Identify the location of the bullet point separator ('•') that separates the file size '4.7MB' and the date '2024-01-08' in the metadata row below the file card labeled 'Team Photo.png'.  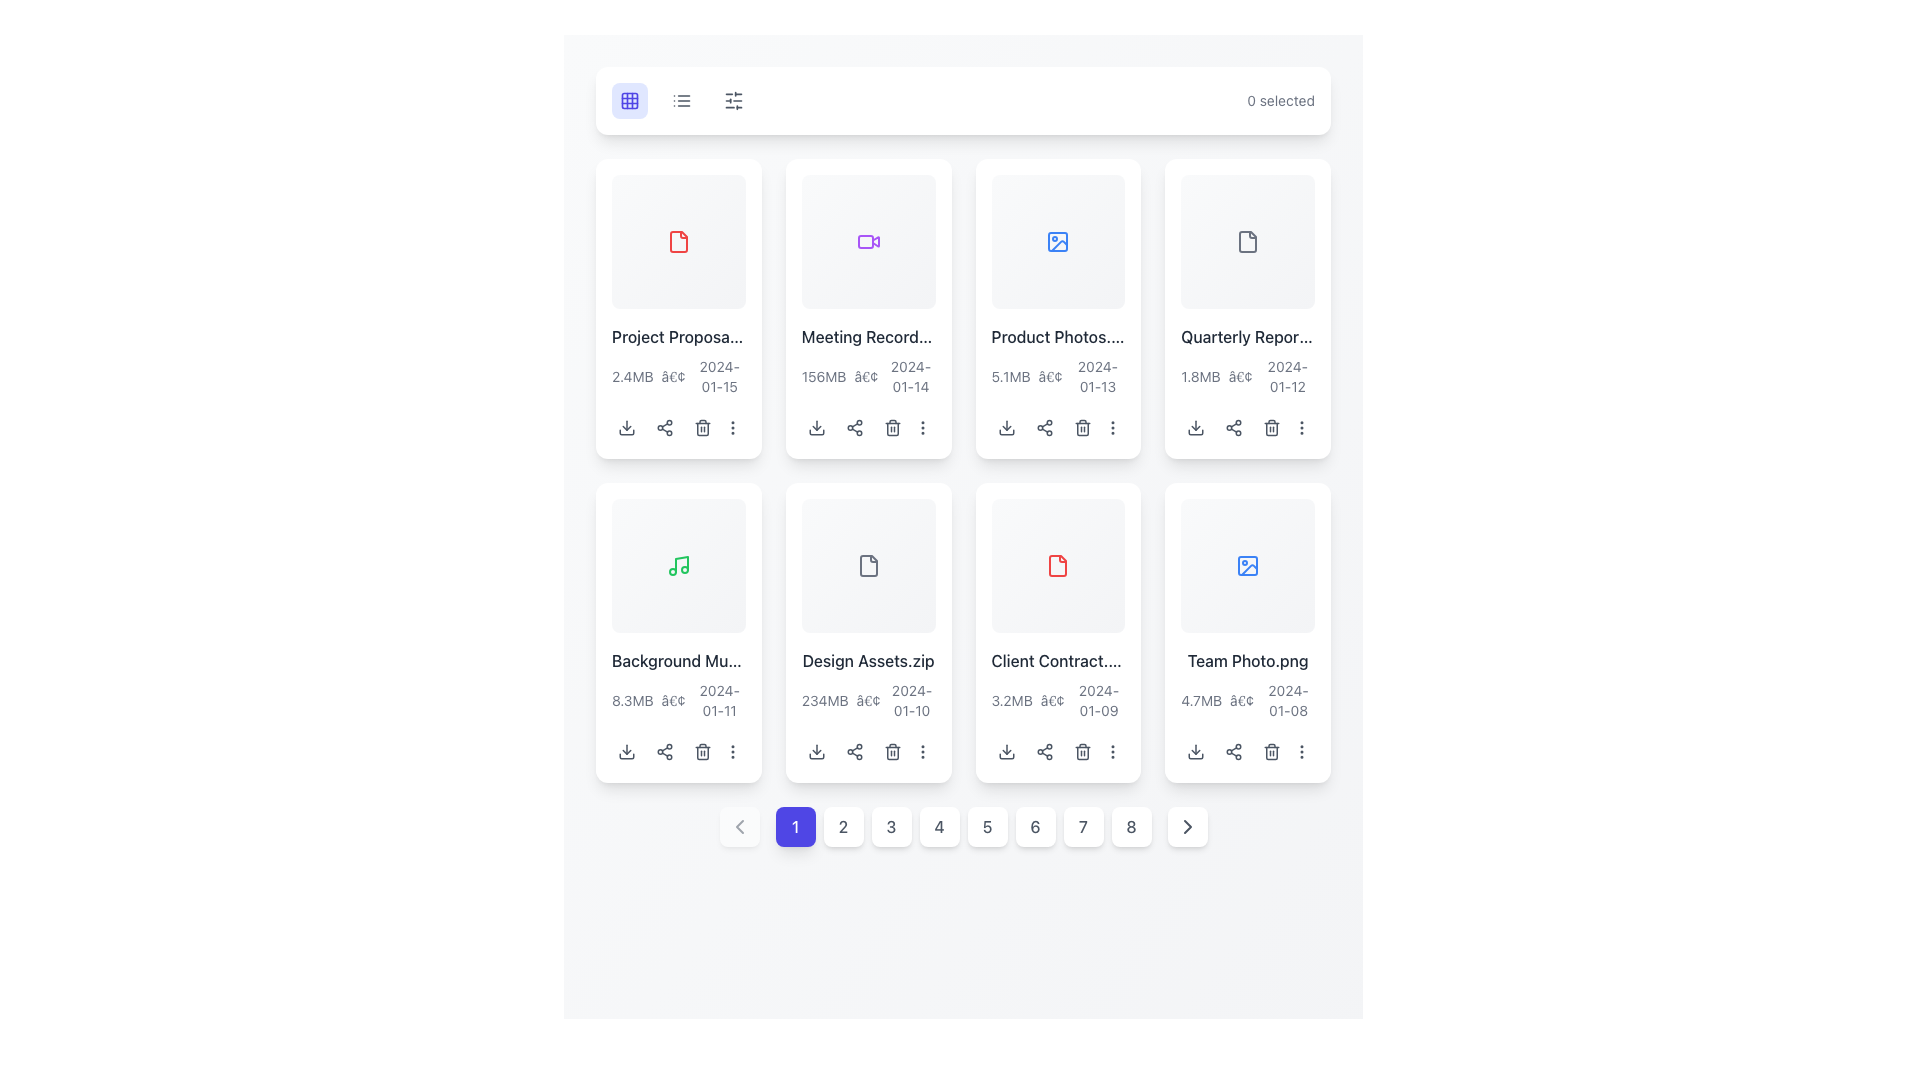
(1241, 699).